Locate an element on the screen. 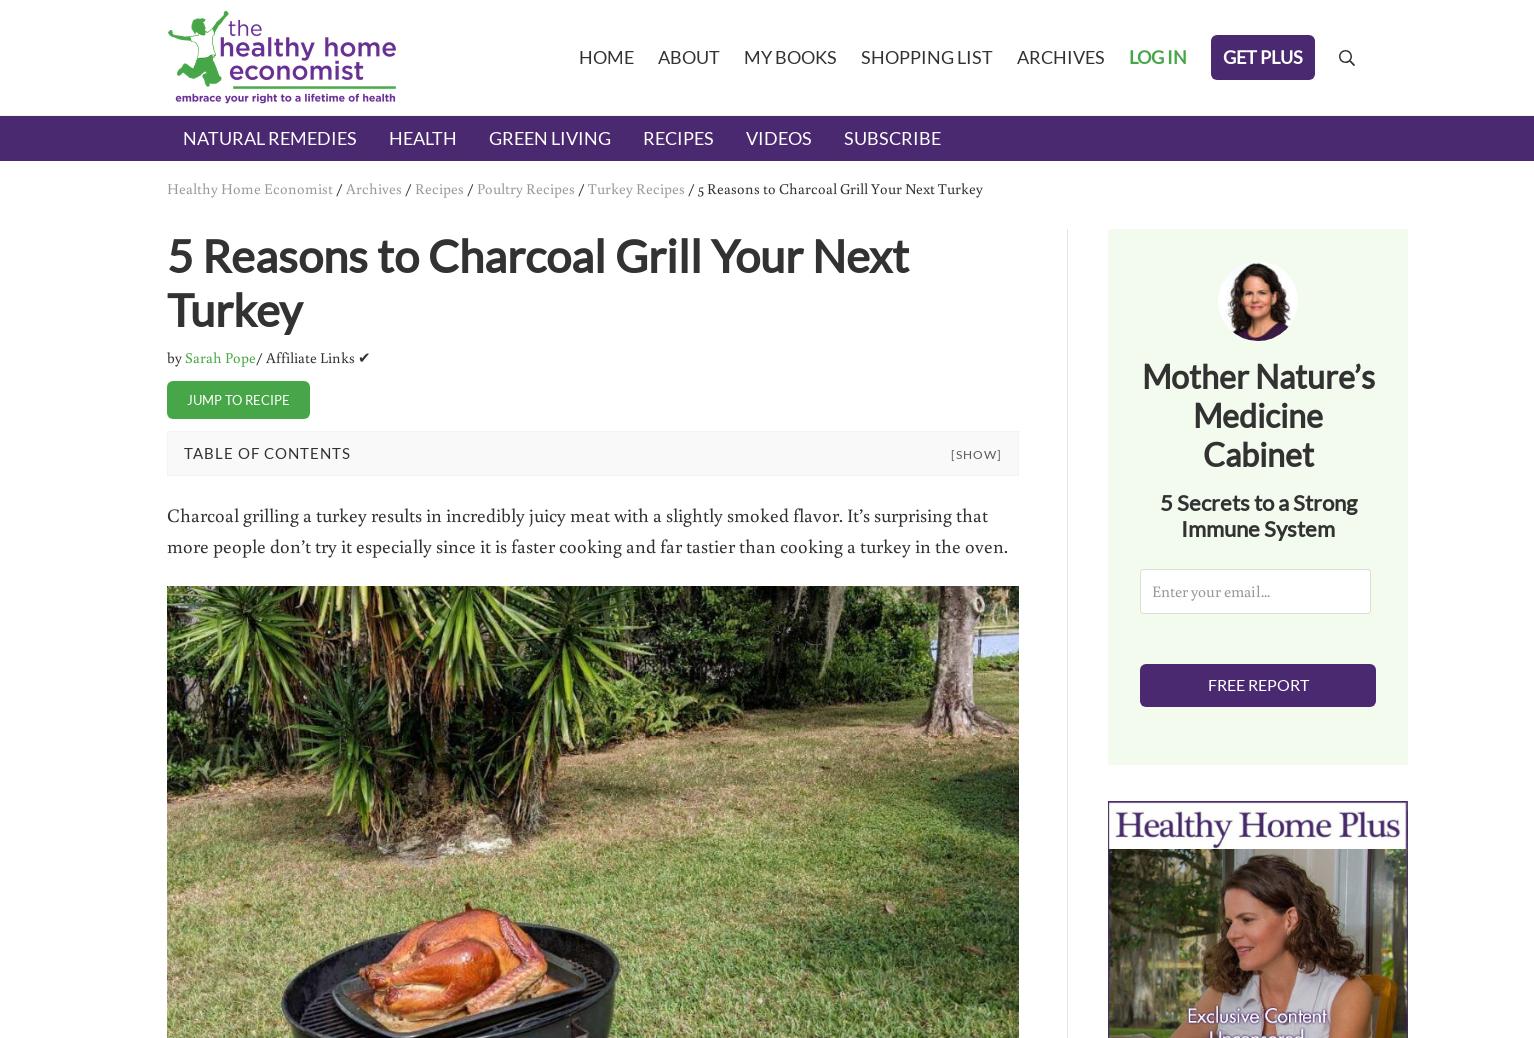  'Shopping List' is located at coordinates (925, 55).